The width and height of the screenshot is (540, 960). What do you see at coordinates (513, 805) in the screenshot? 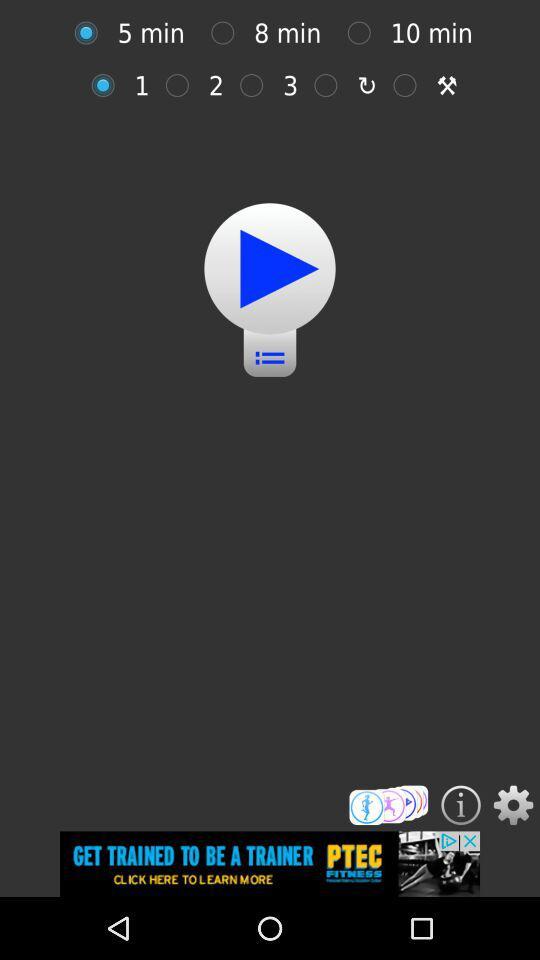
I see `open settings` at bounding box center [513, 805].